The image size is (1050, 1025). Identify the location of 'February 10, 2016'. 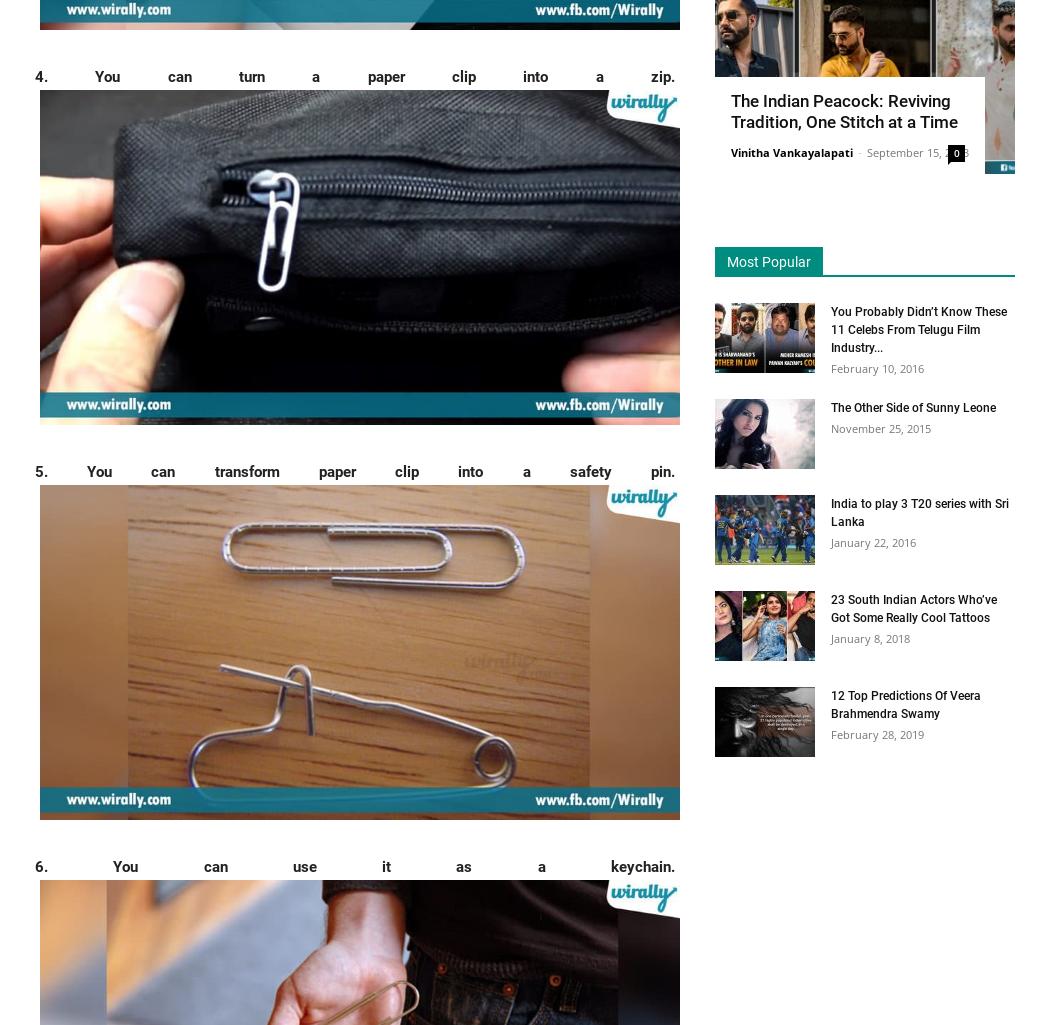
(876, 366).